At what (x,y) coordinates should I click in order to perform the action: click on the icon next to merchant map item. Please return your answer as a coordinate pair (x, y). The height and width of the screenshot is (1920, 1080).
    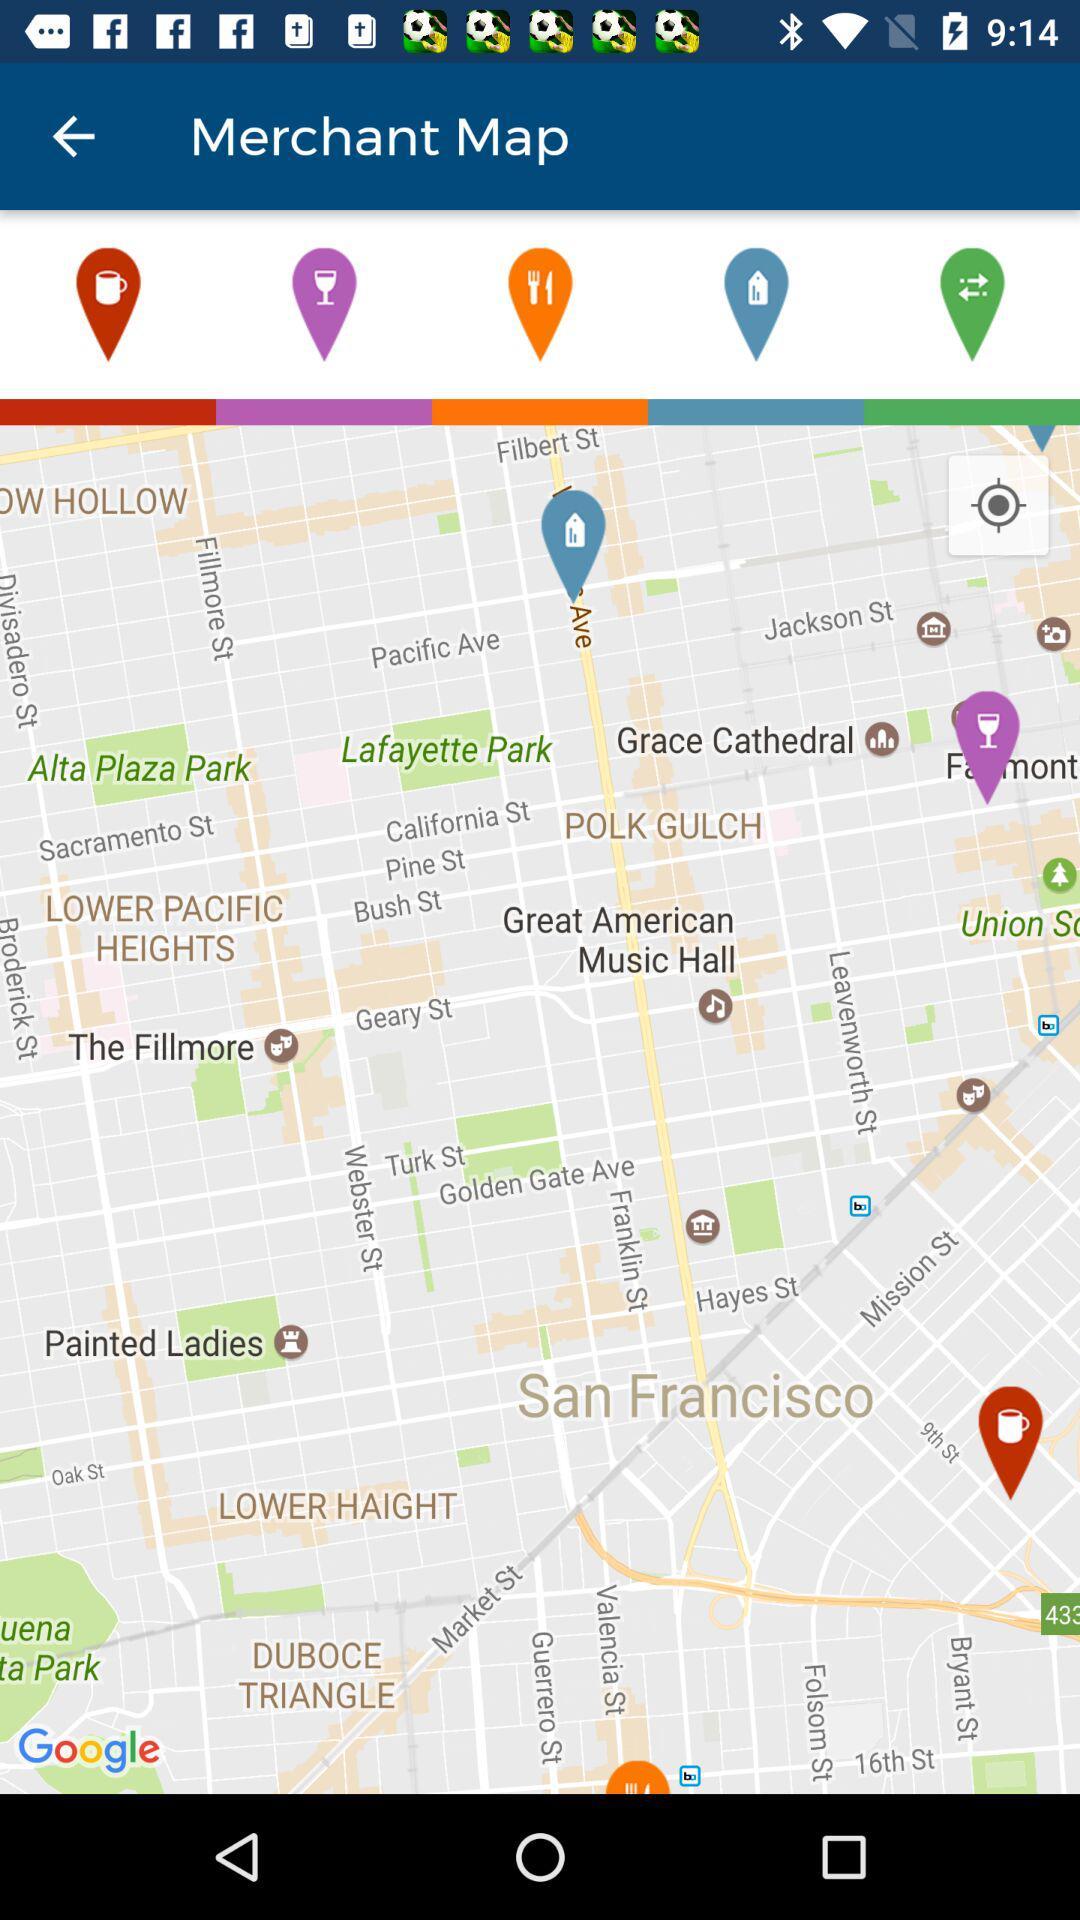
    Looking at the image, I should click on (72, 135).